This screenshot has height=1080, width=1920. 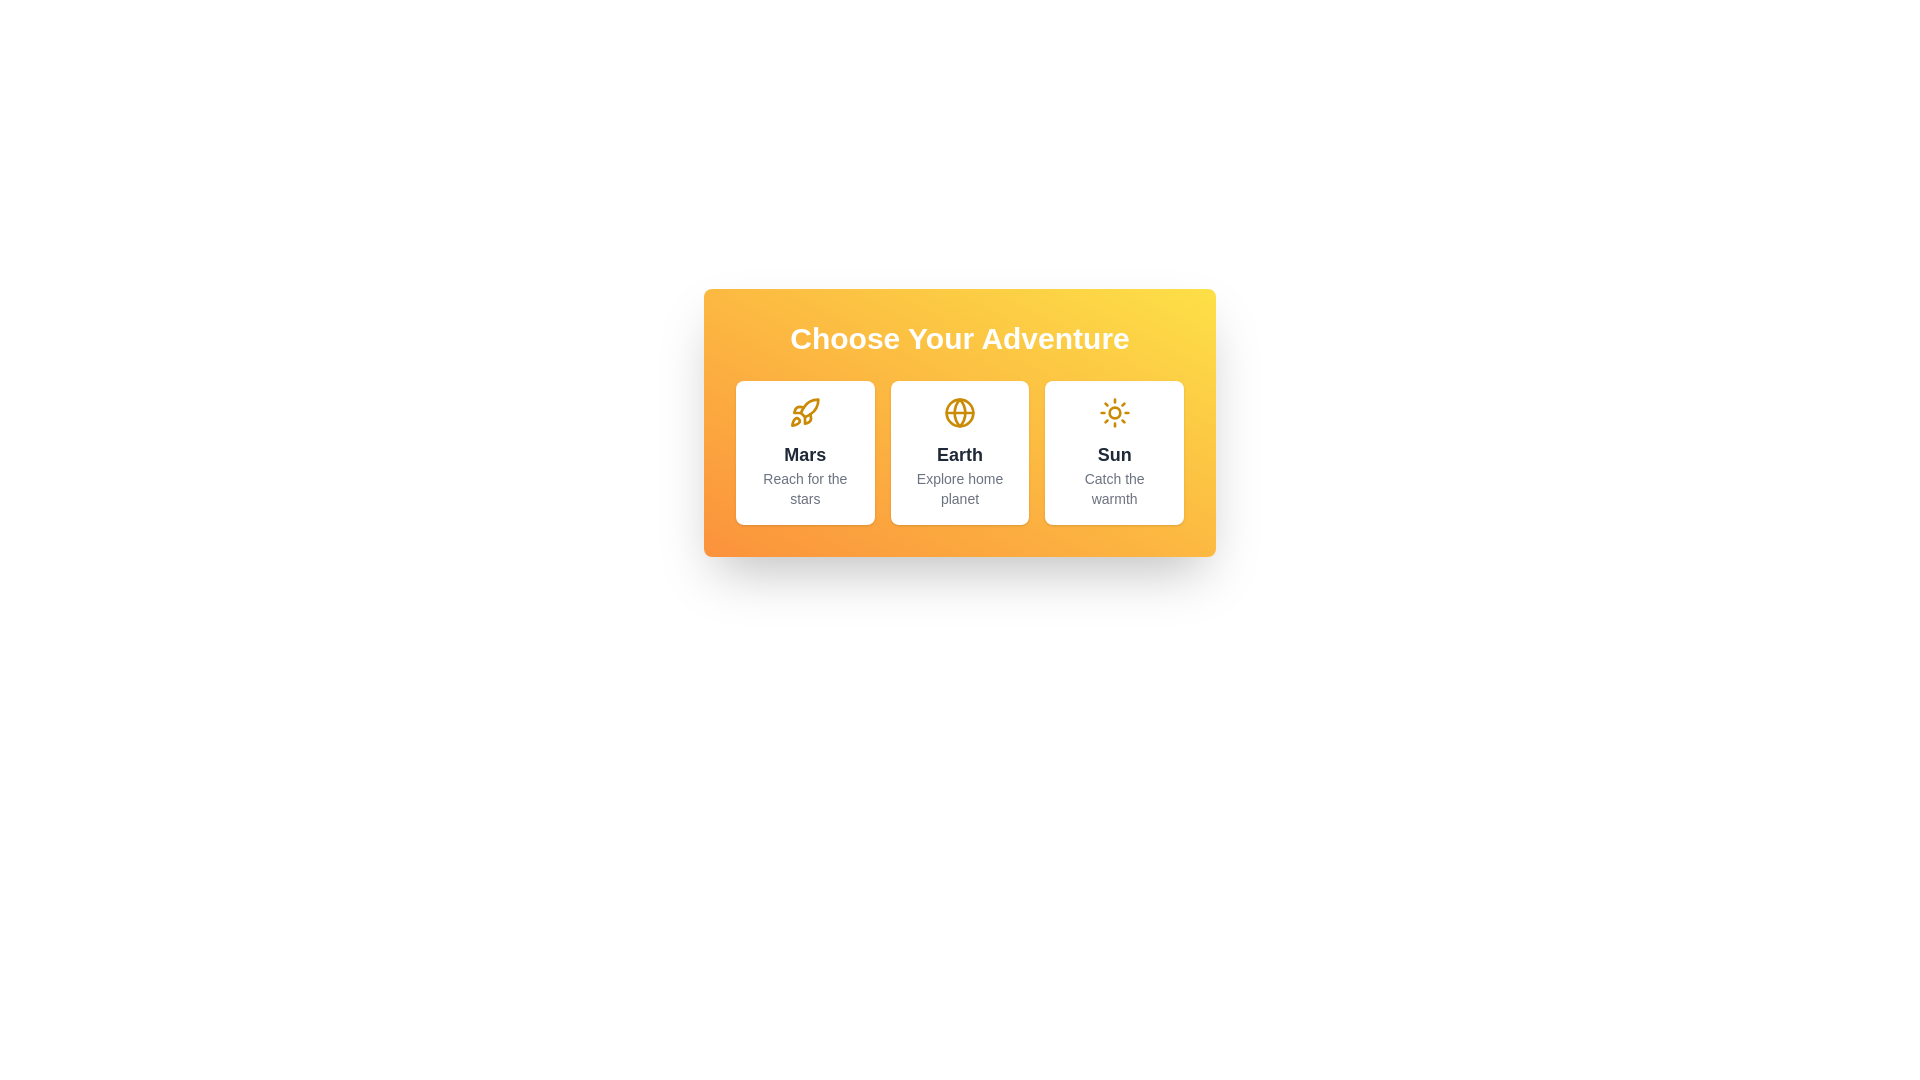 What do you see at coordinates (960, 452) in the screenshot?
I see `the destination card for Earth` at bounding box center [960, 452].